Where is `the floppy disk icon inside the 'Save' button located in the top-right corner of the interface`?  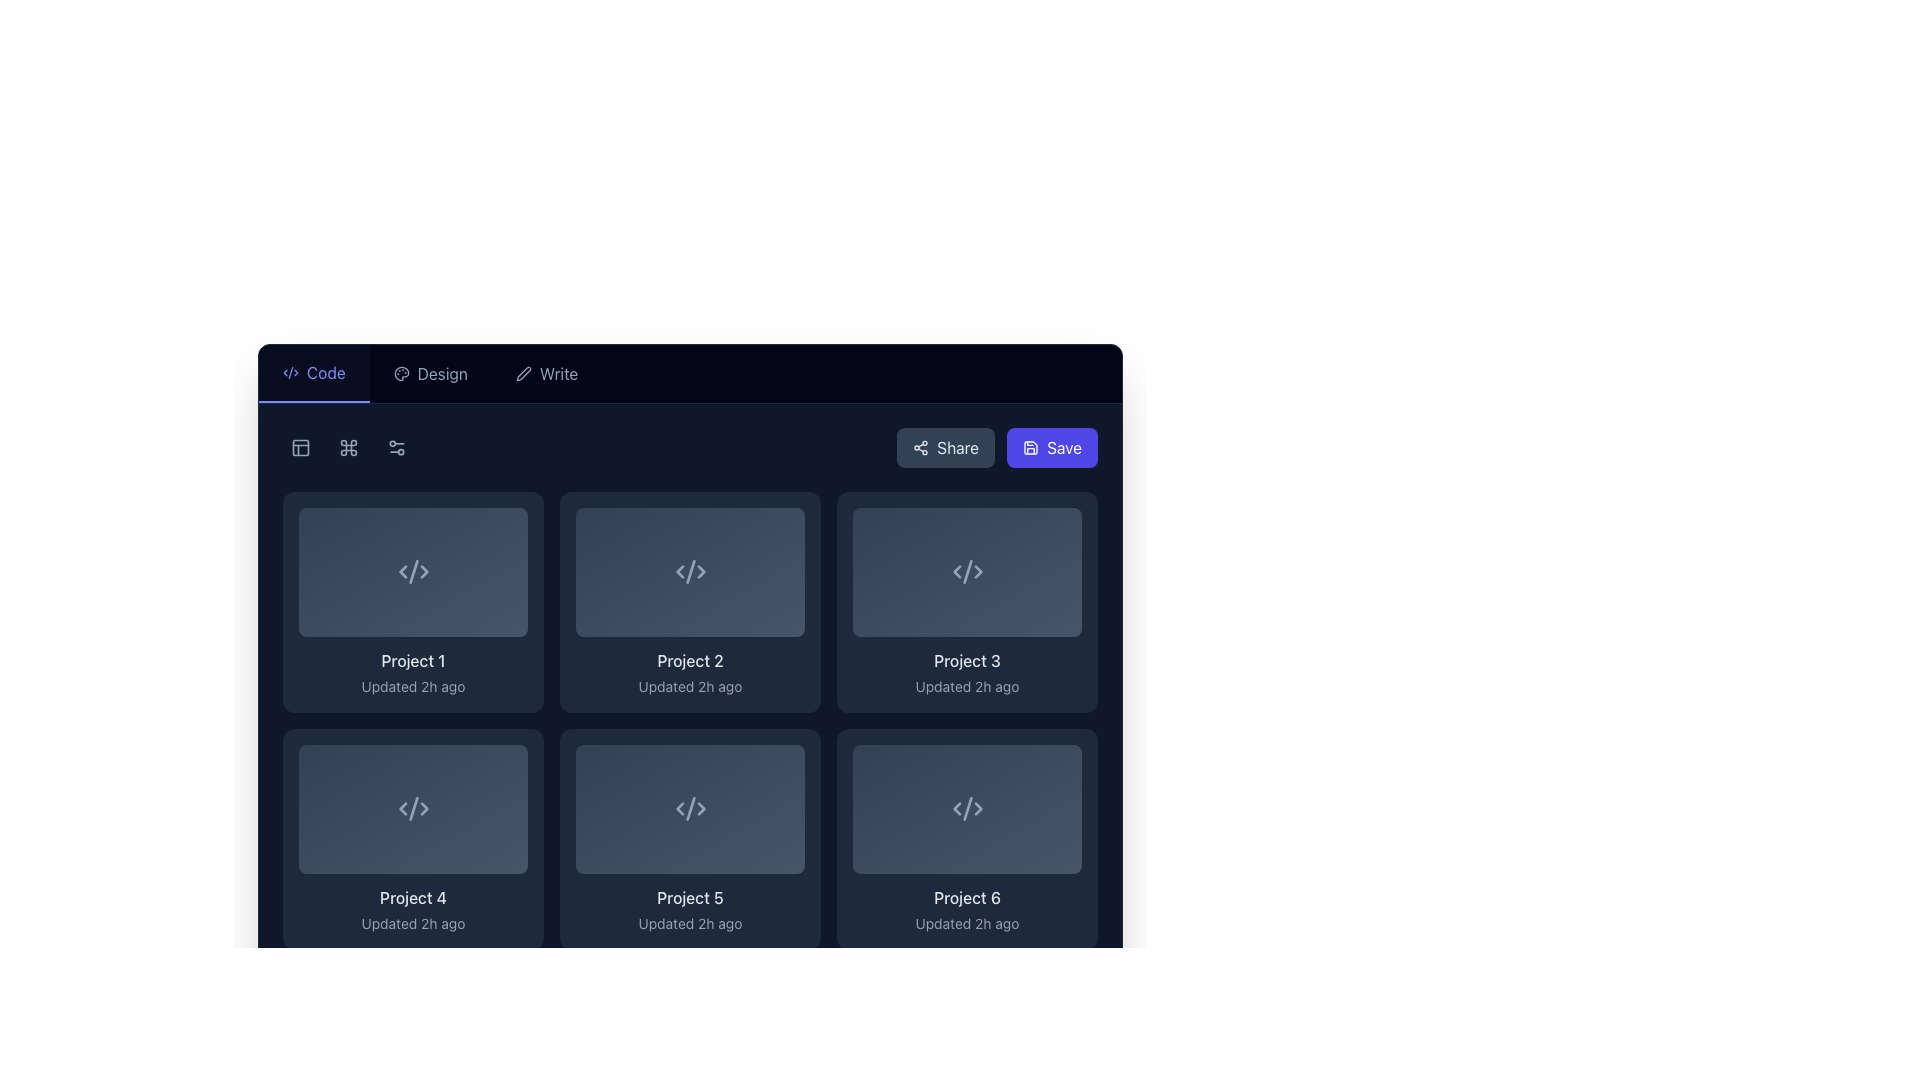 the floppy disk icon inside the 'Save' button located in the top-right corner of the interface is located at coordinates (1031, 446).